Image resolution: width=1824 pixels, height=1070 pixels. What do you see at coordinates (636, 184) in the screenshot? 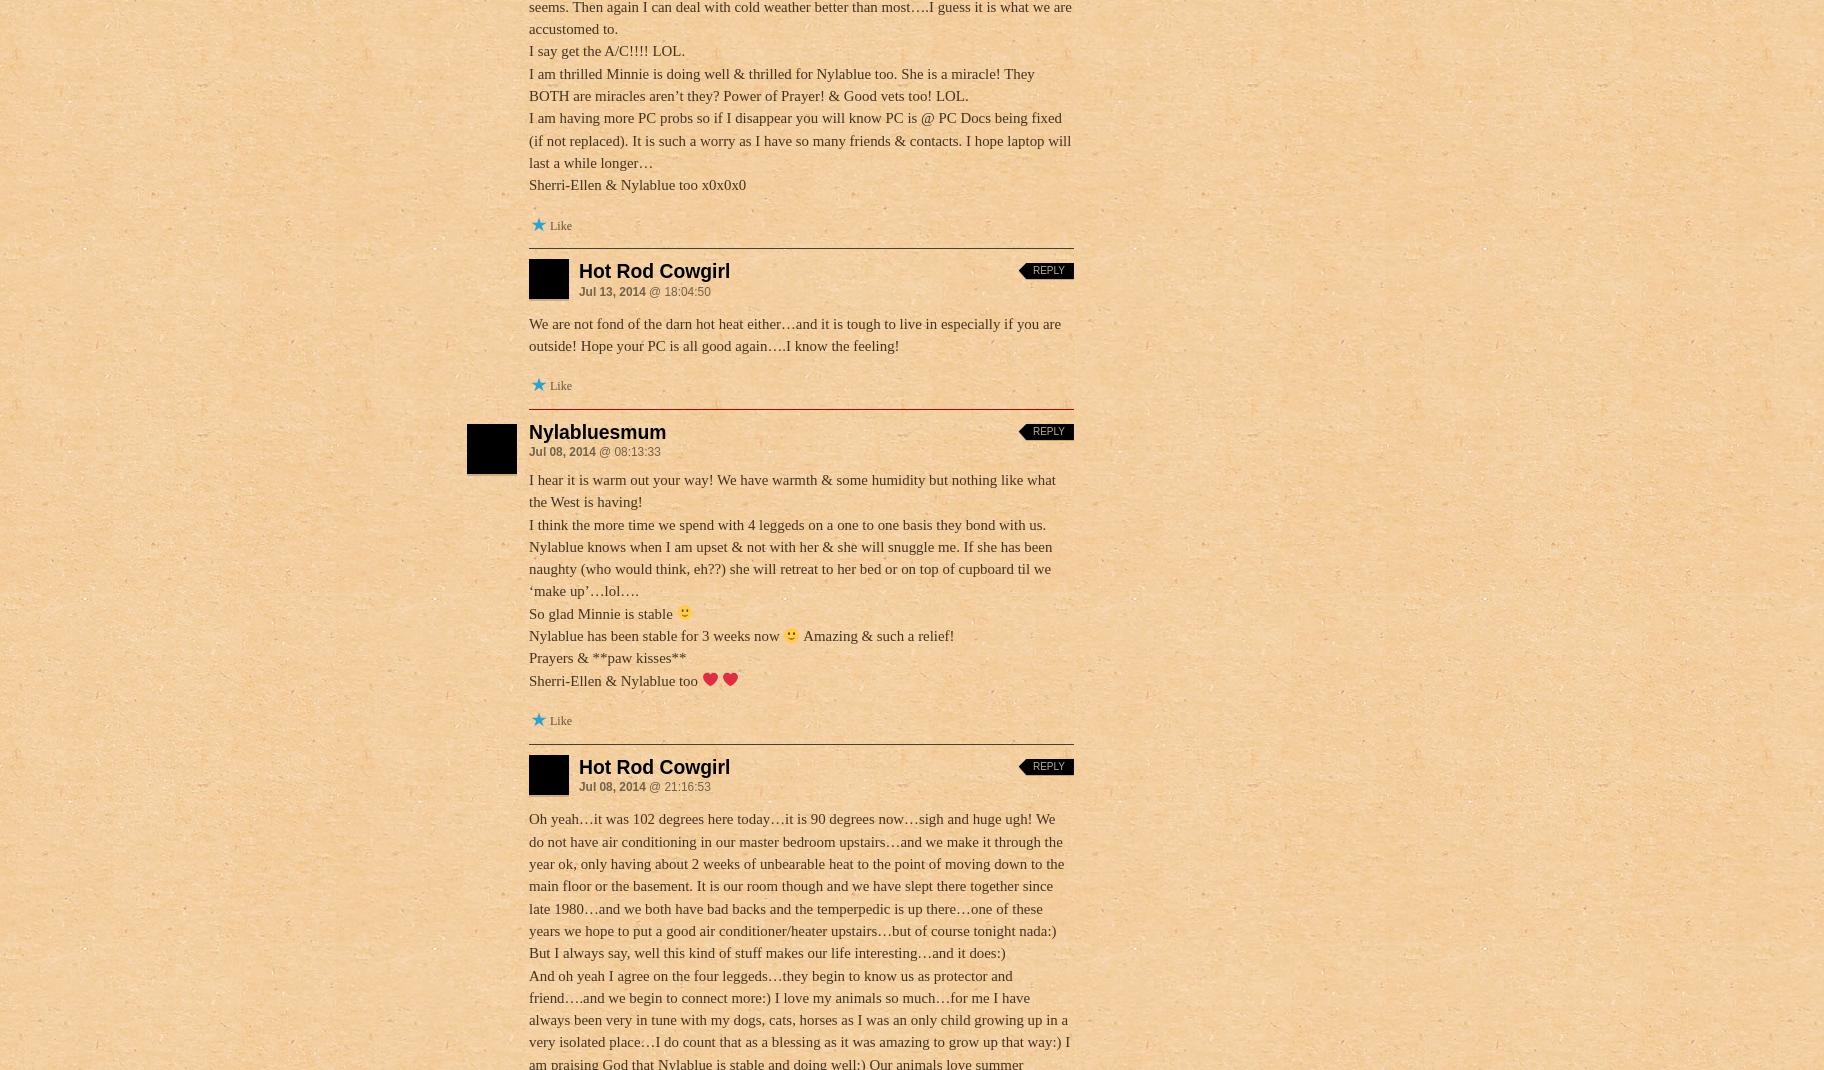
I see `'Sherri-Ellen & Nylablue too x0x0x0'` at bounding box center [636, 184].